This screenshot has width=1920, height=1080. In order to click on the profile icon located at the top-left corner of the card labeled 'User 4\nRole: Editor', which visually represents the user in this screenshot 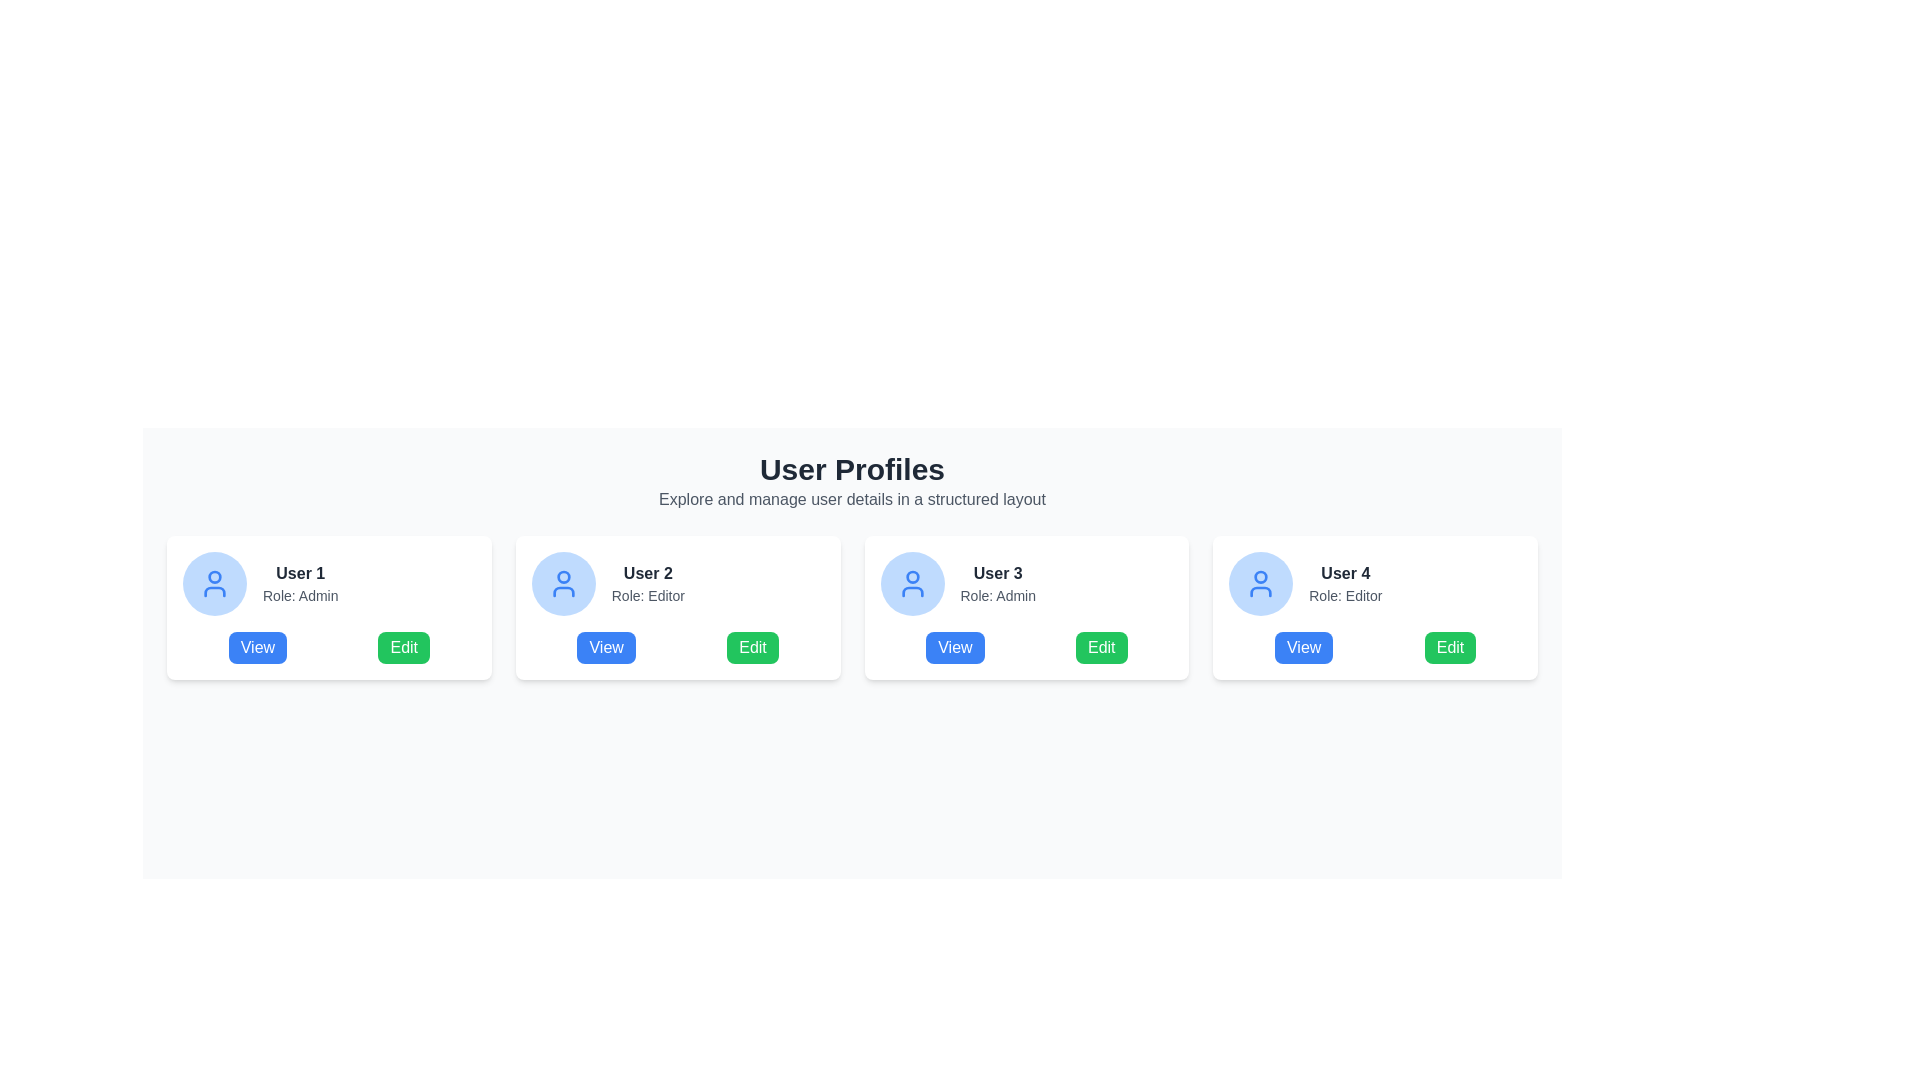, I will do `click(1260, 583)`.